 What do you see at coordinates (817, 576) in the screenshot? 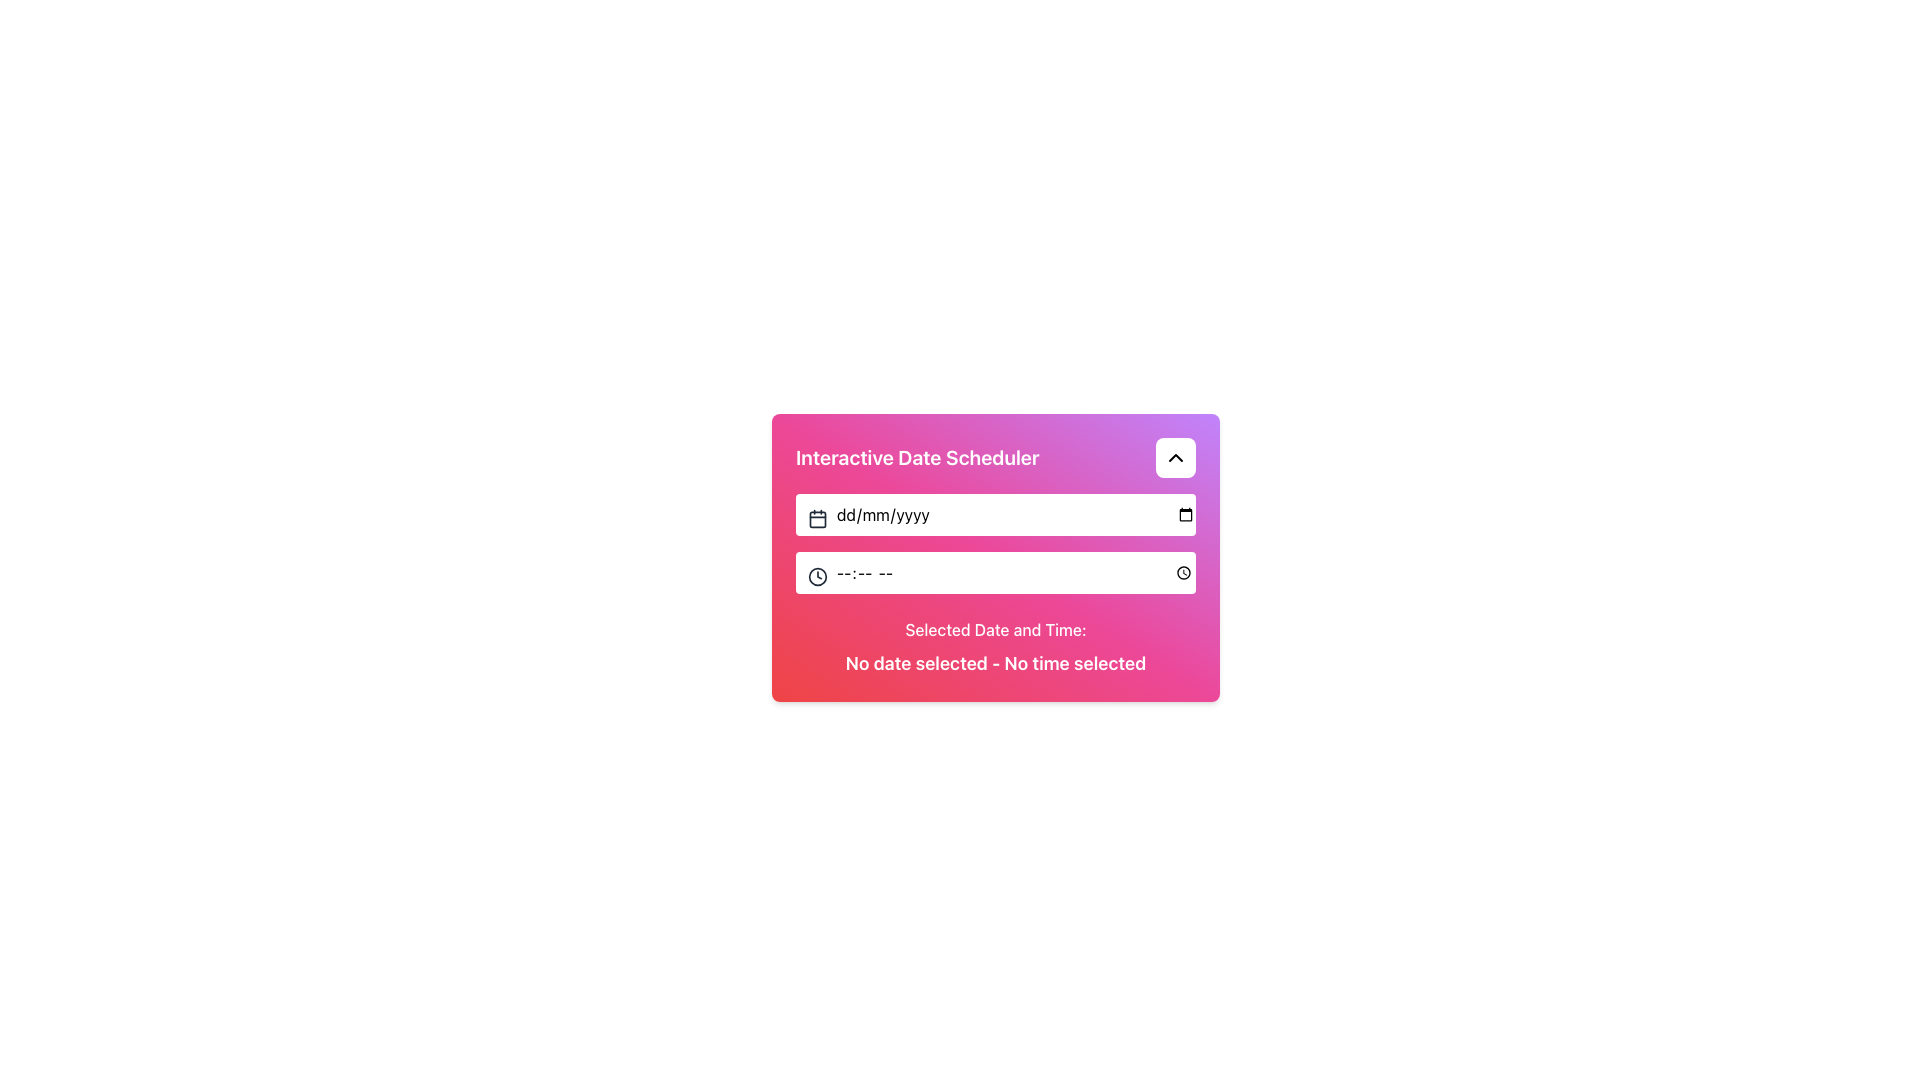
I see `the minimalistic clock icon located inside the time input field of the interactive date scheduler component, positioned to the left of the placeholder text '--:-- --'` at bounding box center [817, 576].